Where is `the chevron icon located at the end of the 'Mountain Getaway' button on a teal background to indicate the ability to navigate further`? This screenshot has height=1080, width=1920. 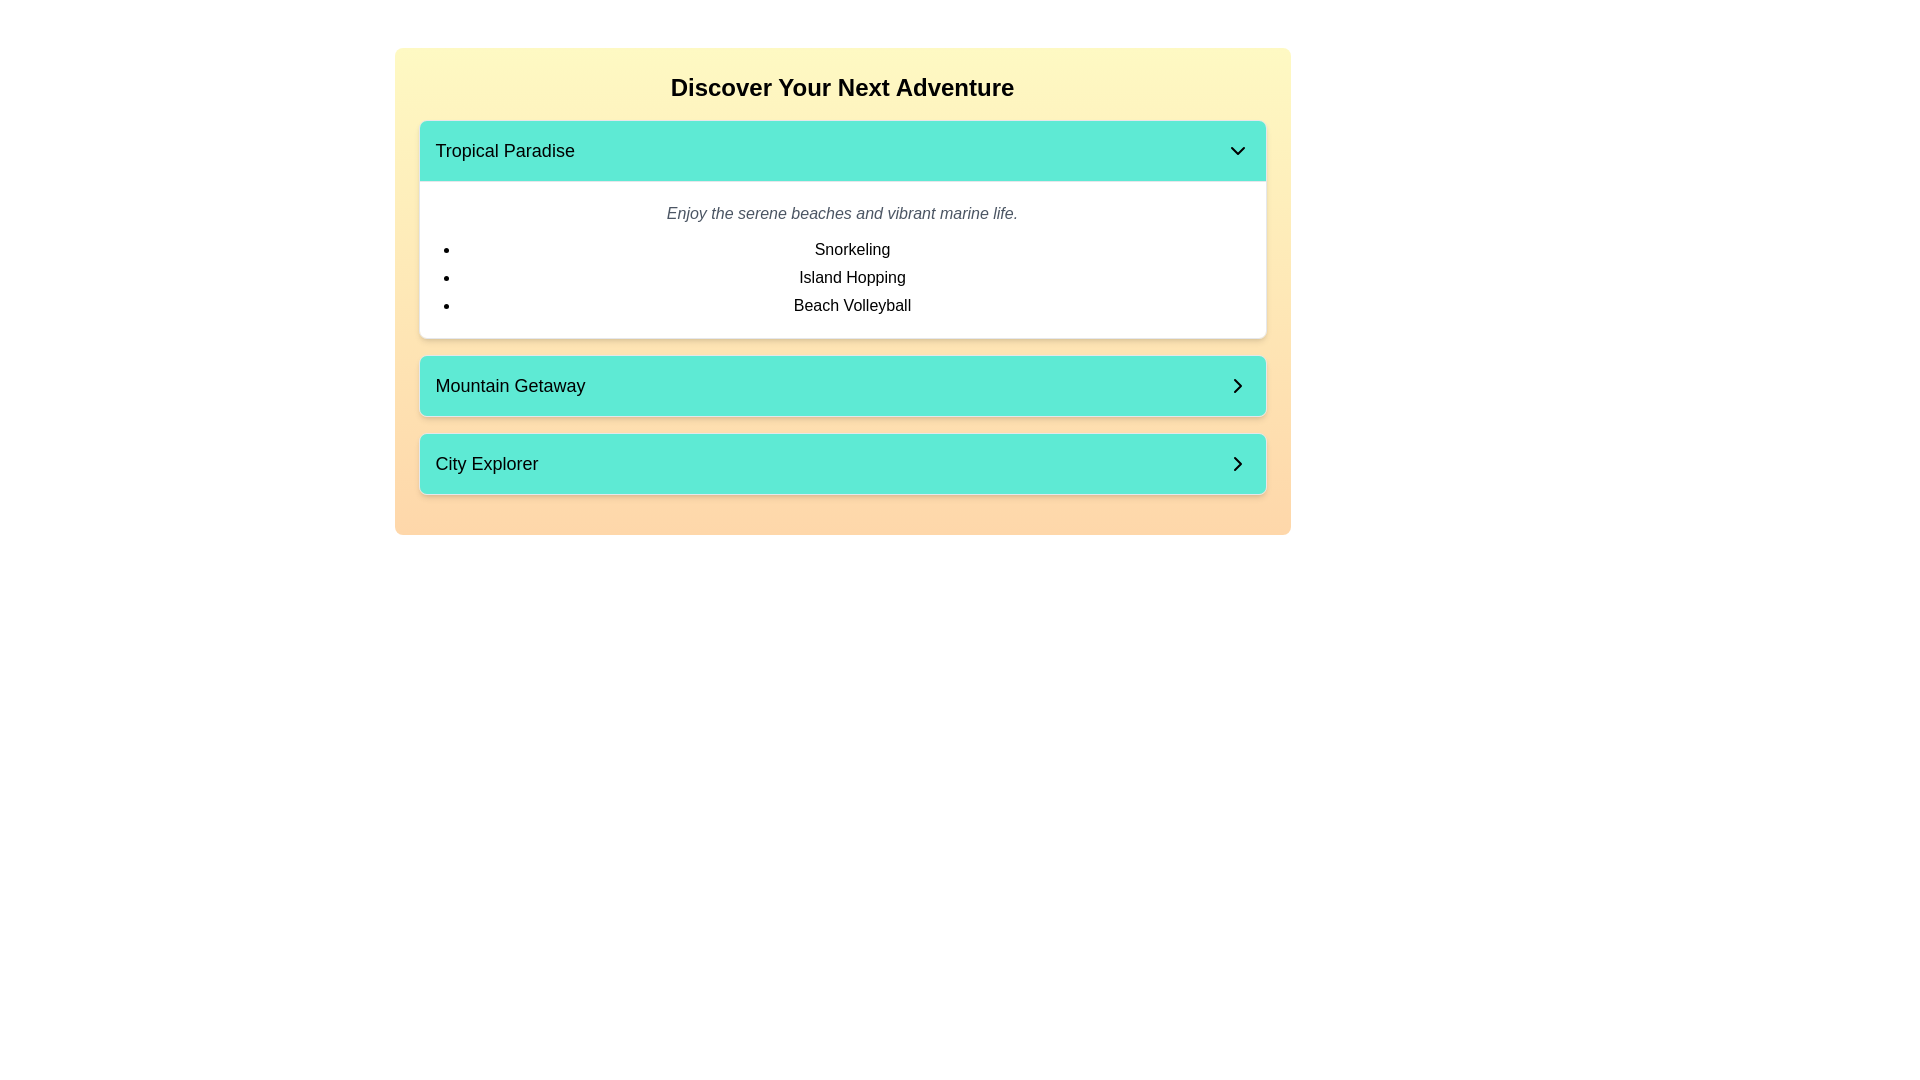 the chevron icon located at the end of the 'Mountain Getaway' button on a teal background to indicate the ability to navigate further is located at coordinates (1236, 385).